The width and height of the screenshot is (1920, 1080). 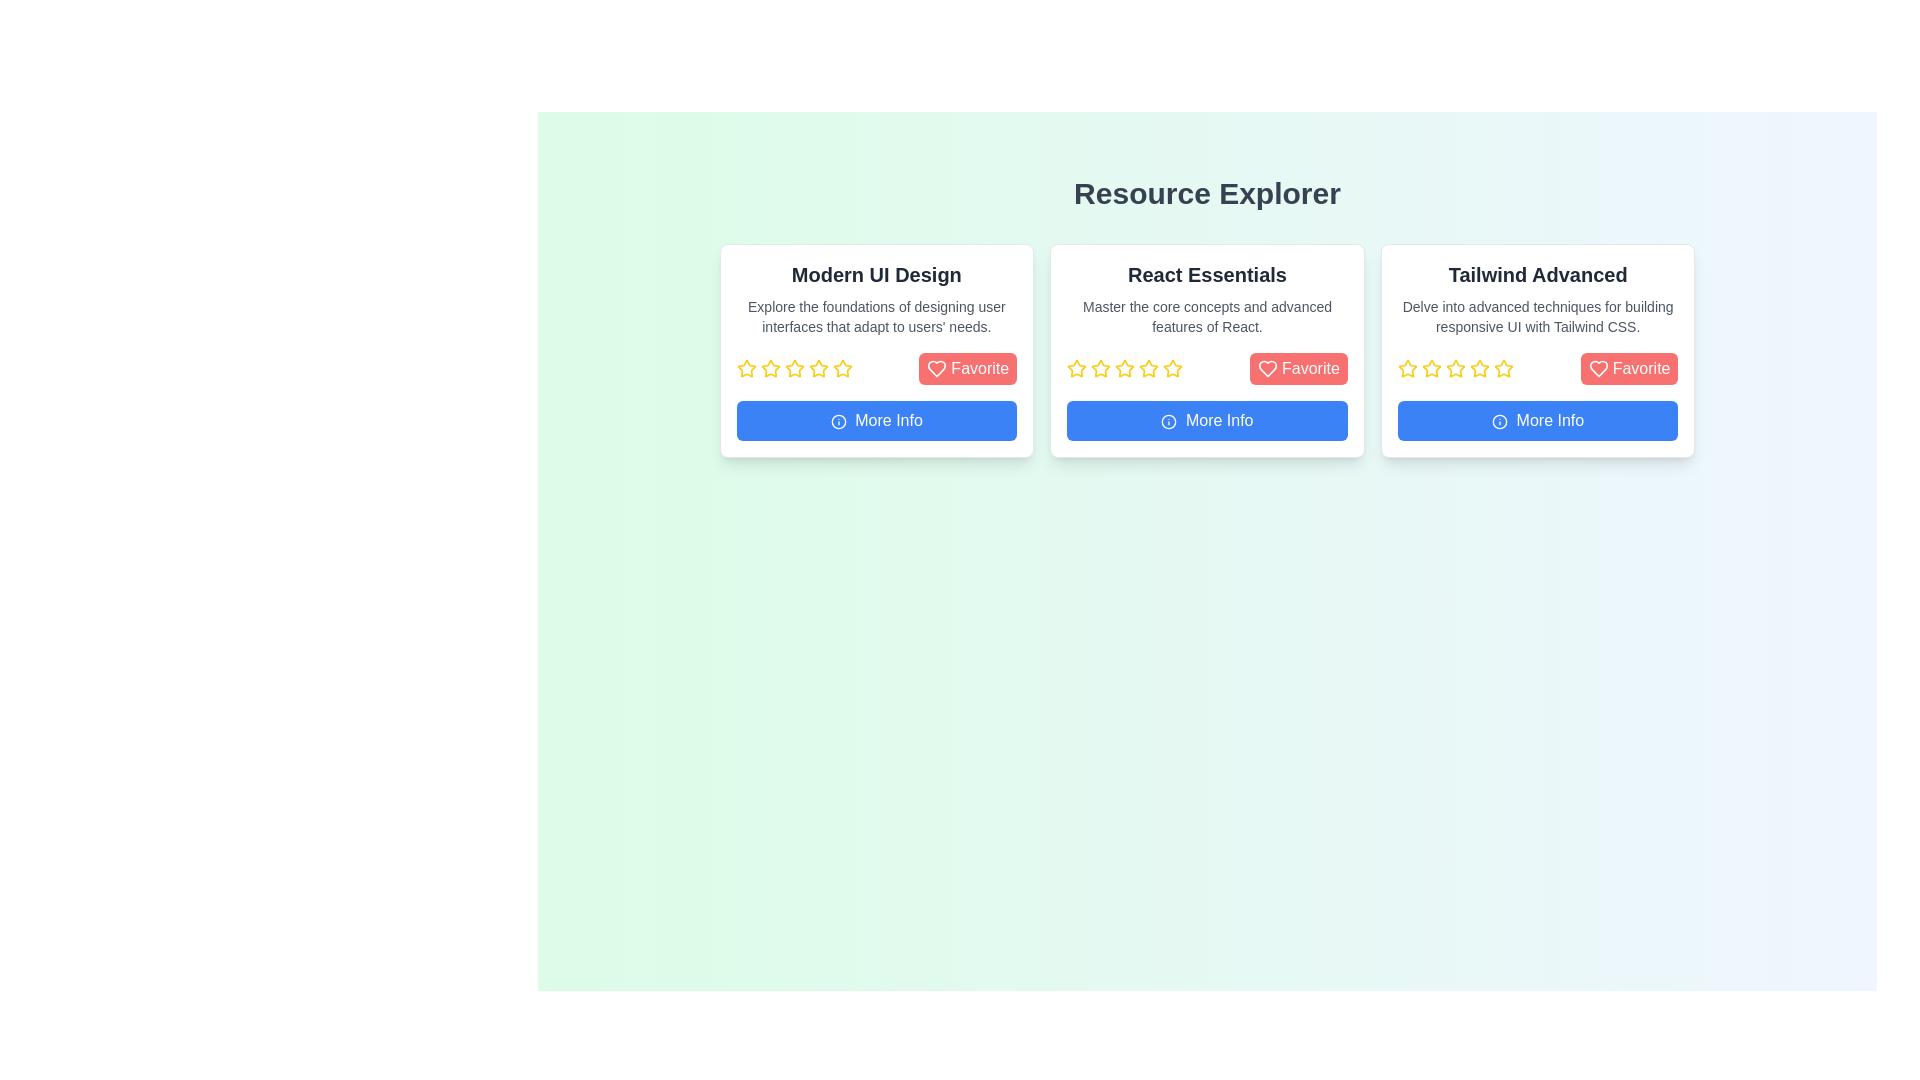 I want to click on the third star icon in the five-star rating system within the 'React Essentials' card, so click(x=1127, y=369).